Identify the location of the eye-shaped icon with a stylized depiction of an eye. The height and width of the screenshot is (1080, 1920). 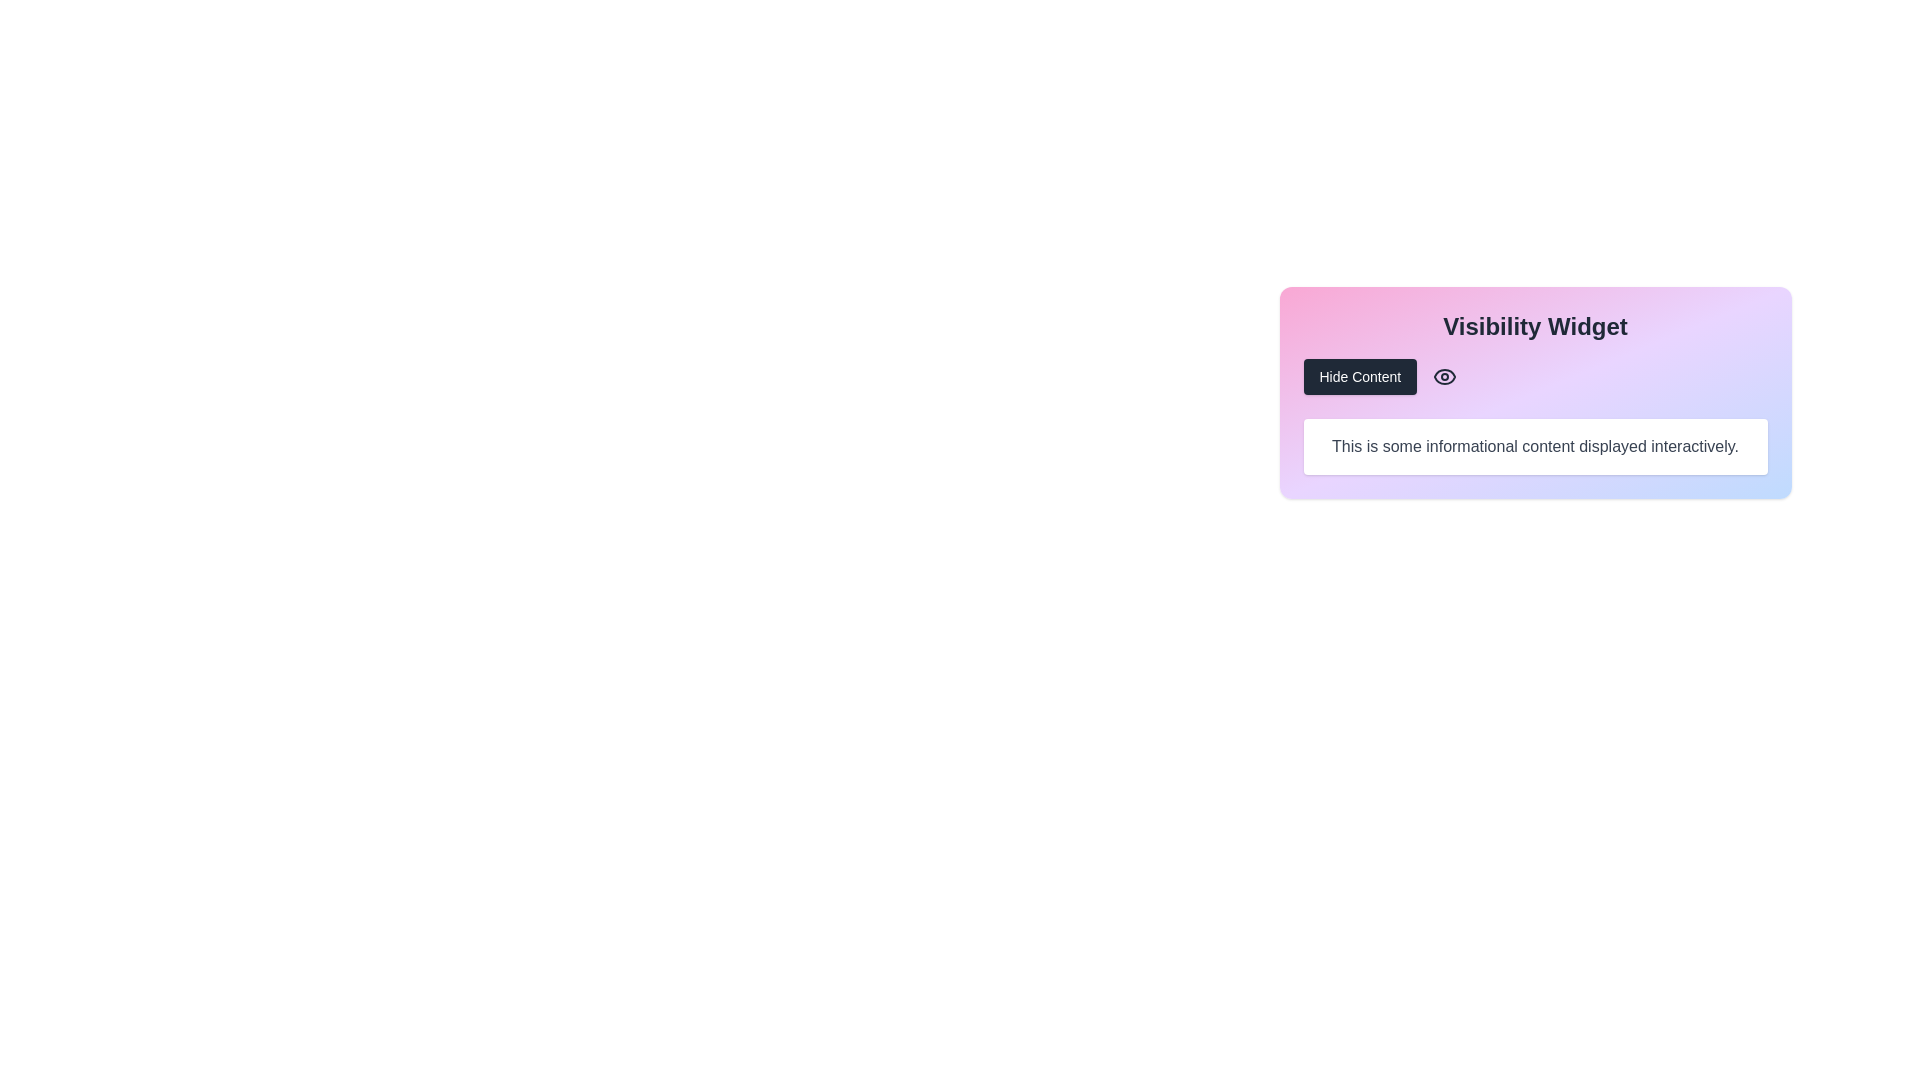
(1445, 377).